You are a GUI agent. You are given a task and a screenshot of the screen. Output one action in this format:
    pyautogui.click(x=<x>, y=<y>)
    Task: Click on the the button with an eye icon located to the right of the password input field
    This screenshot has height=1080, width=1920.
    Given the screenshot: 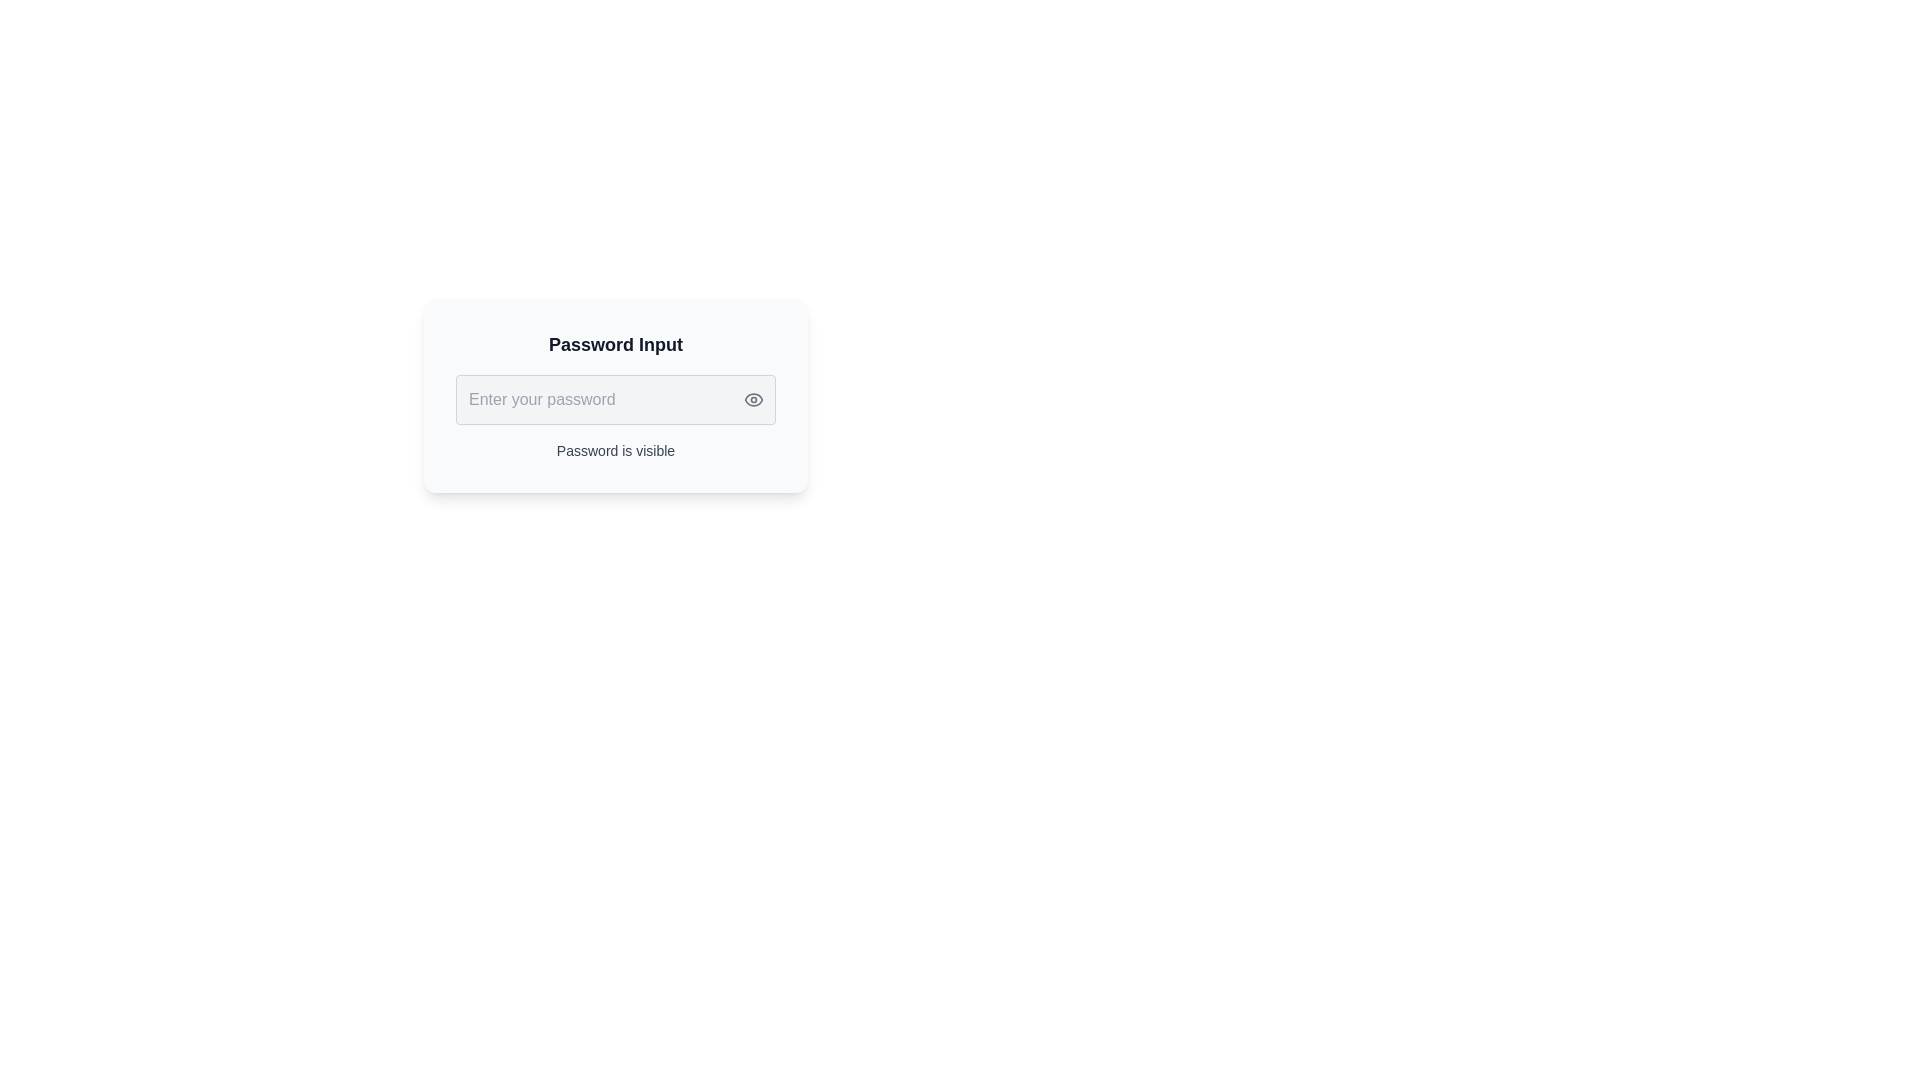 What is the action you would take?
    pyautogui.click(x=752, y=400)
    